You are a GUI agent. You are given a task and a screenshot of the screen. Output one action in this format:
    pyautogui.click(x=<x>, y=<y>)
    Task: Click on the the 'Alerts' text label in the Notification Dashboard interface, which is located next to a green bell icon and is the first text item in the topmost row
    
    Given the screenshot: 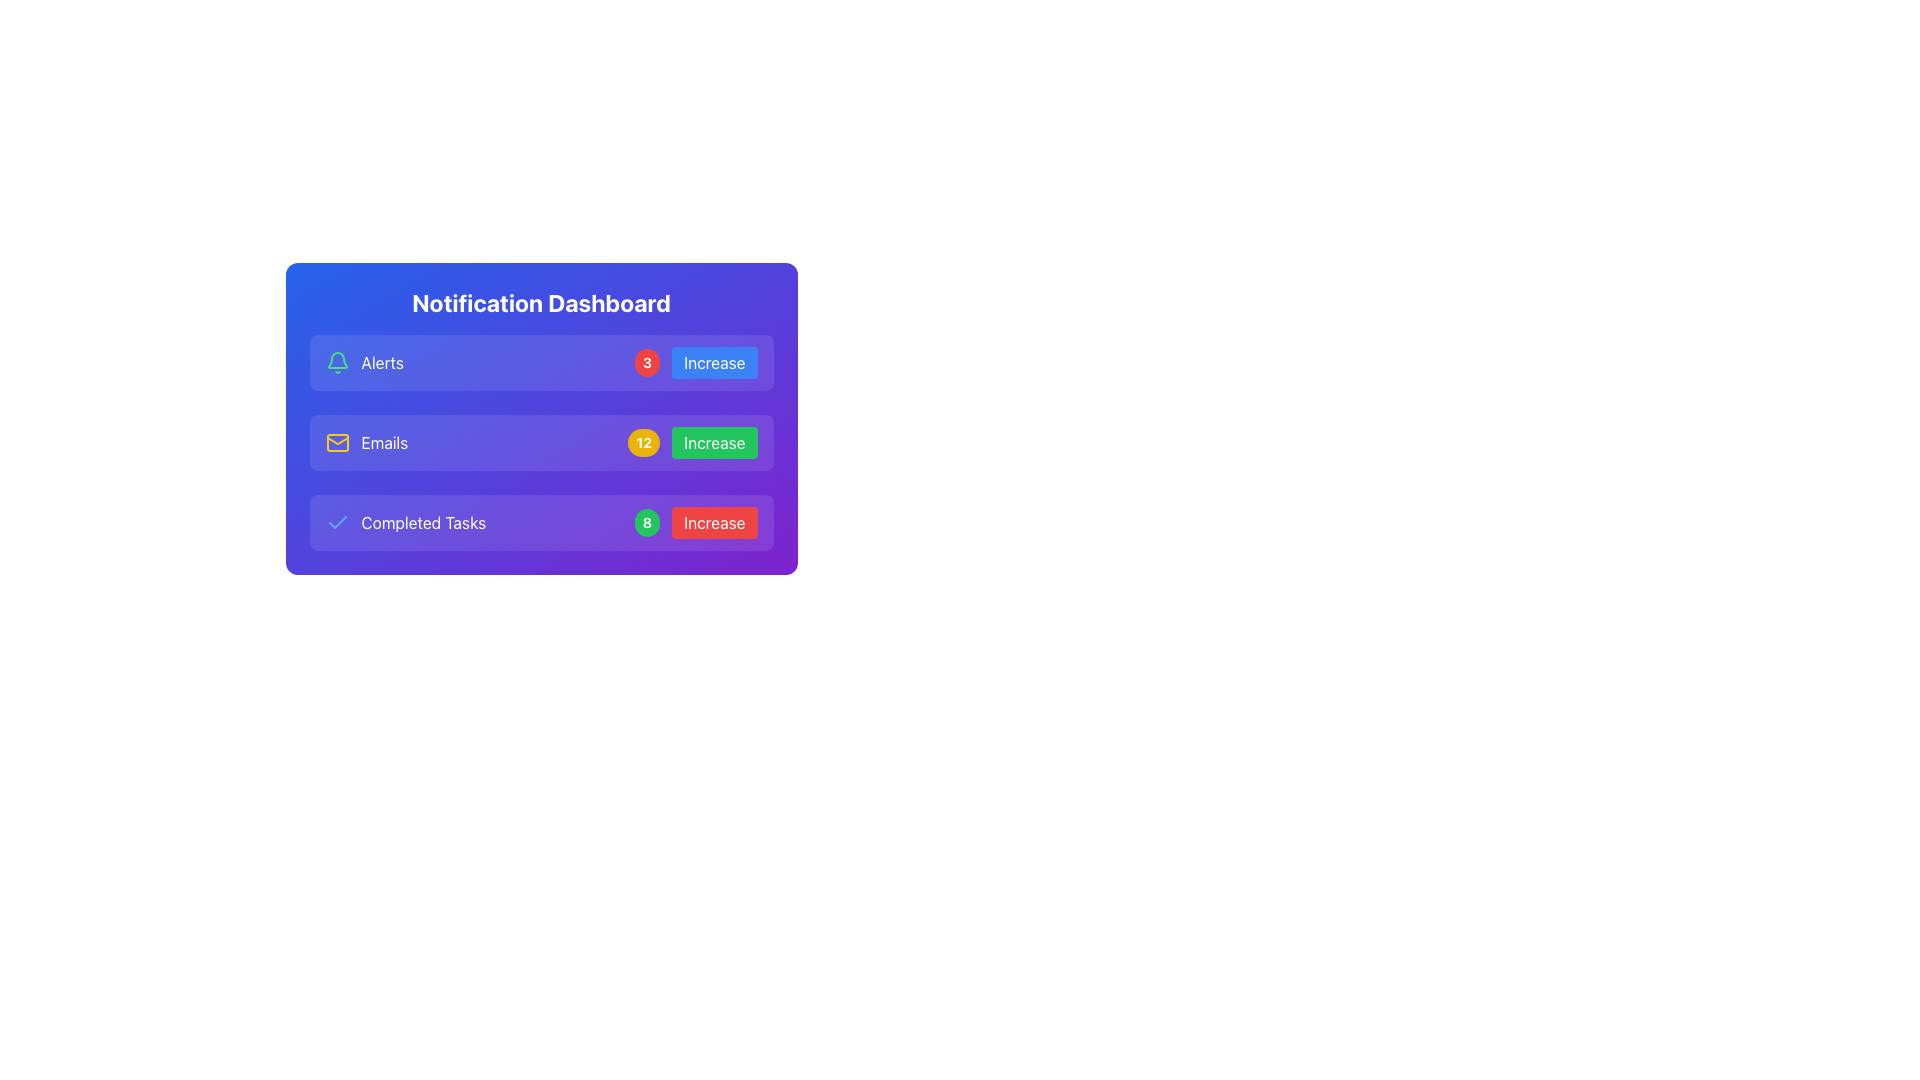 What is the action you would take?
    pyautogui.click(x=382, y=362)
    